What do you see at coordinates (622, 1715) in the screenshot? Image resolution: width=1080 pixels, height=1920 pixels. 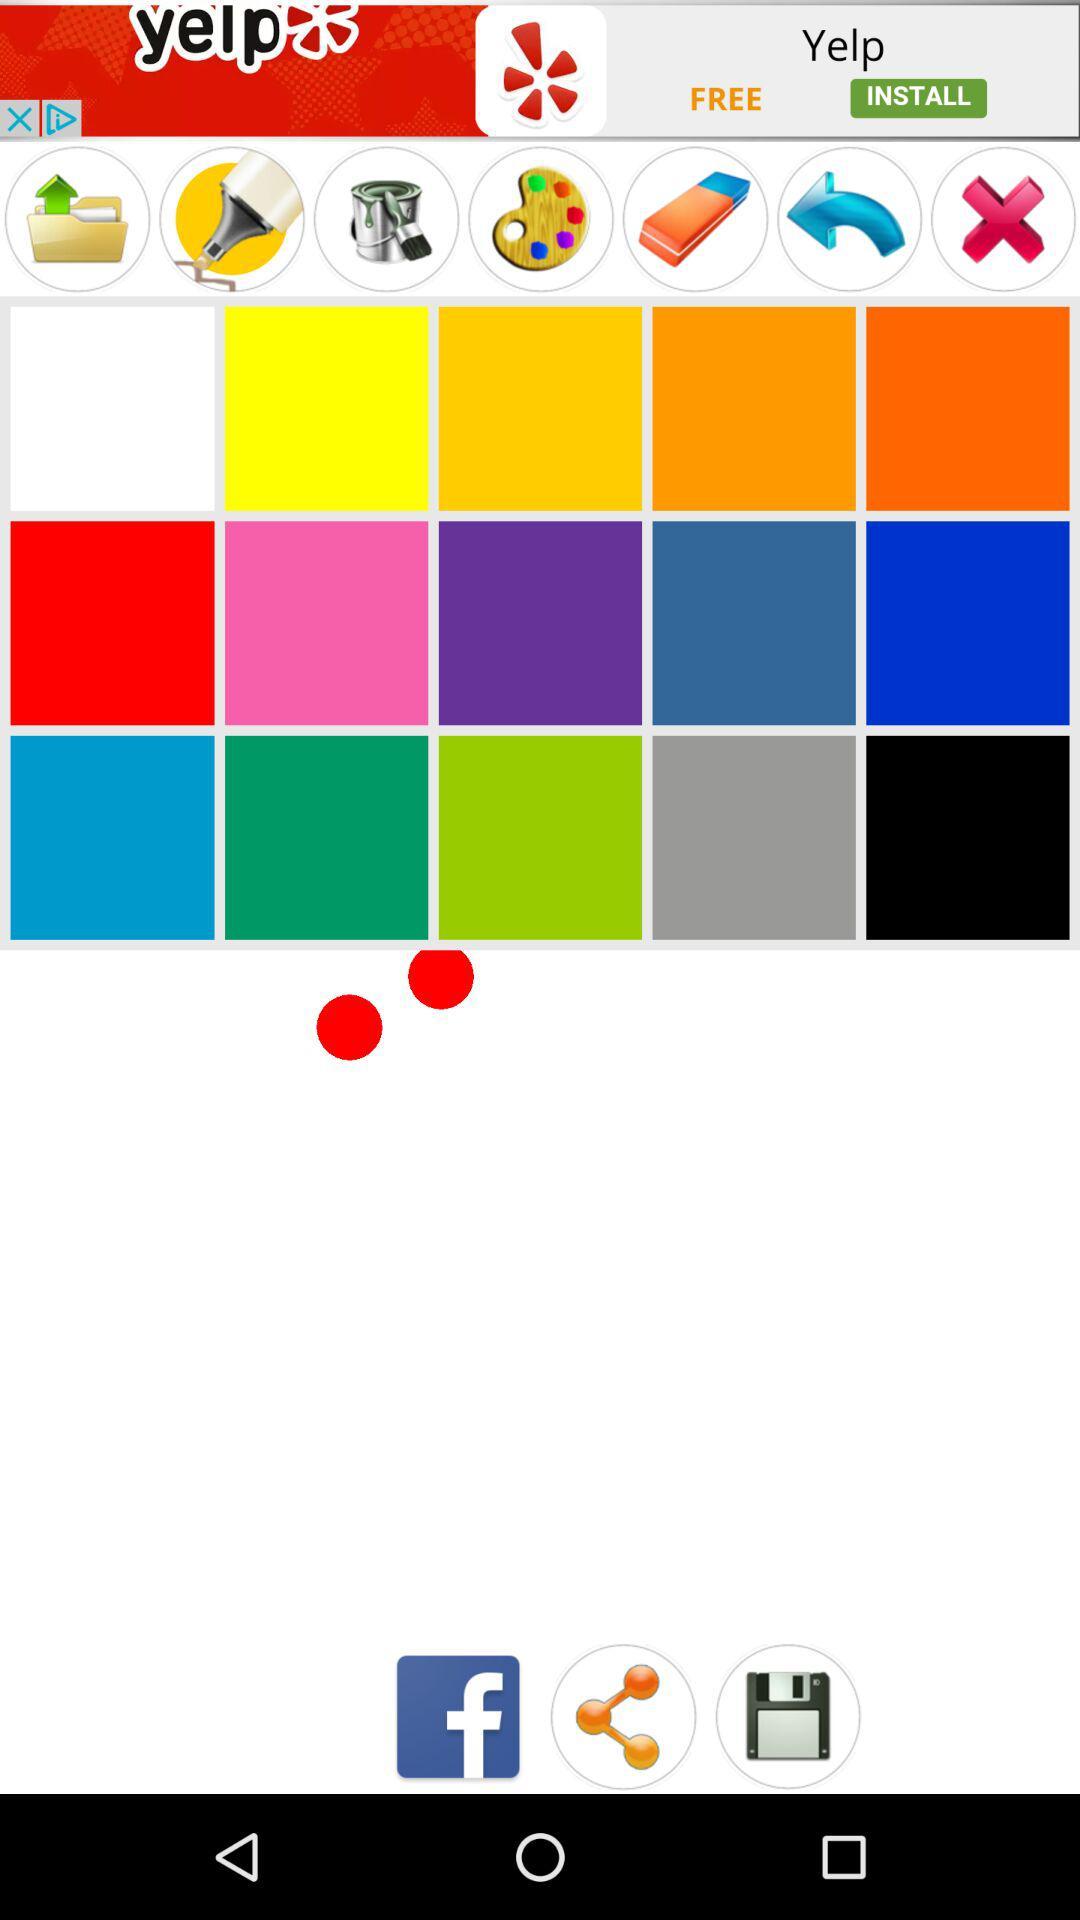 I see `share` at bounding box center [622, 1715].